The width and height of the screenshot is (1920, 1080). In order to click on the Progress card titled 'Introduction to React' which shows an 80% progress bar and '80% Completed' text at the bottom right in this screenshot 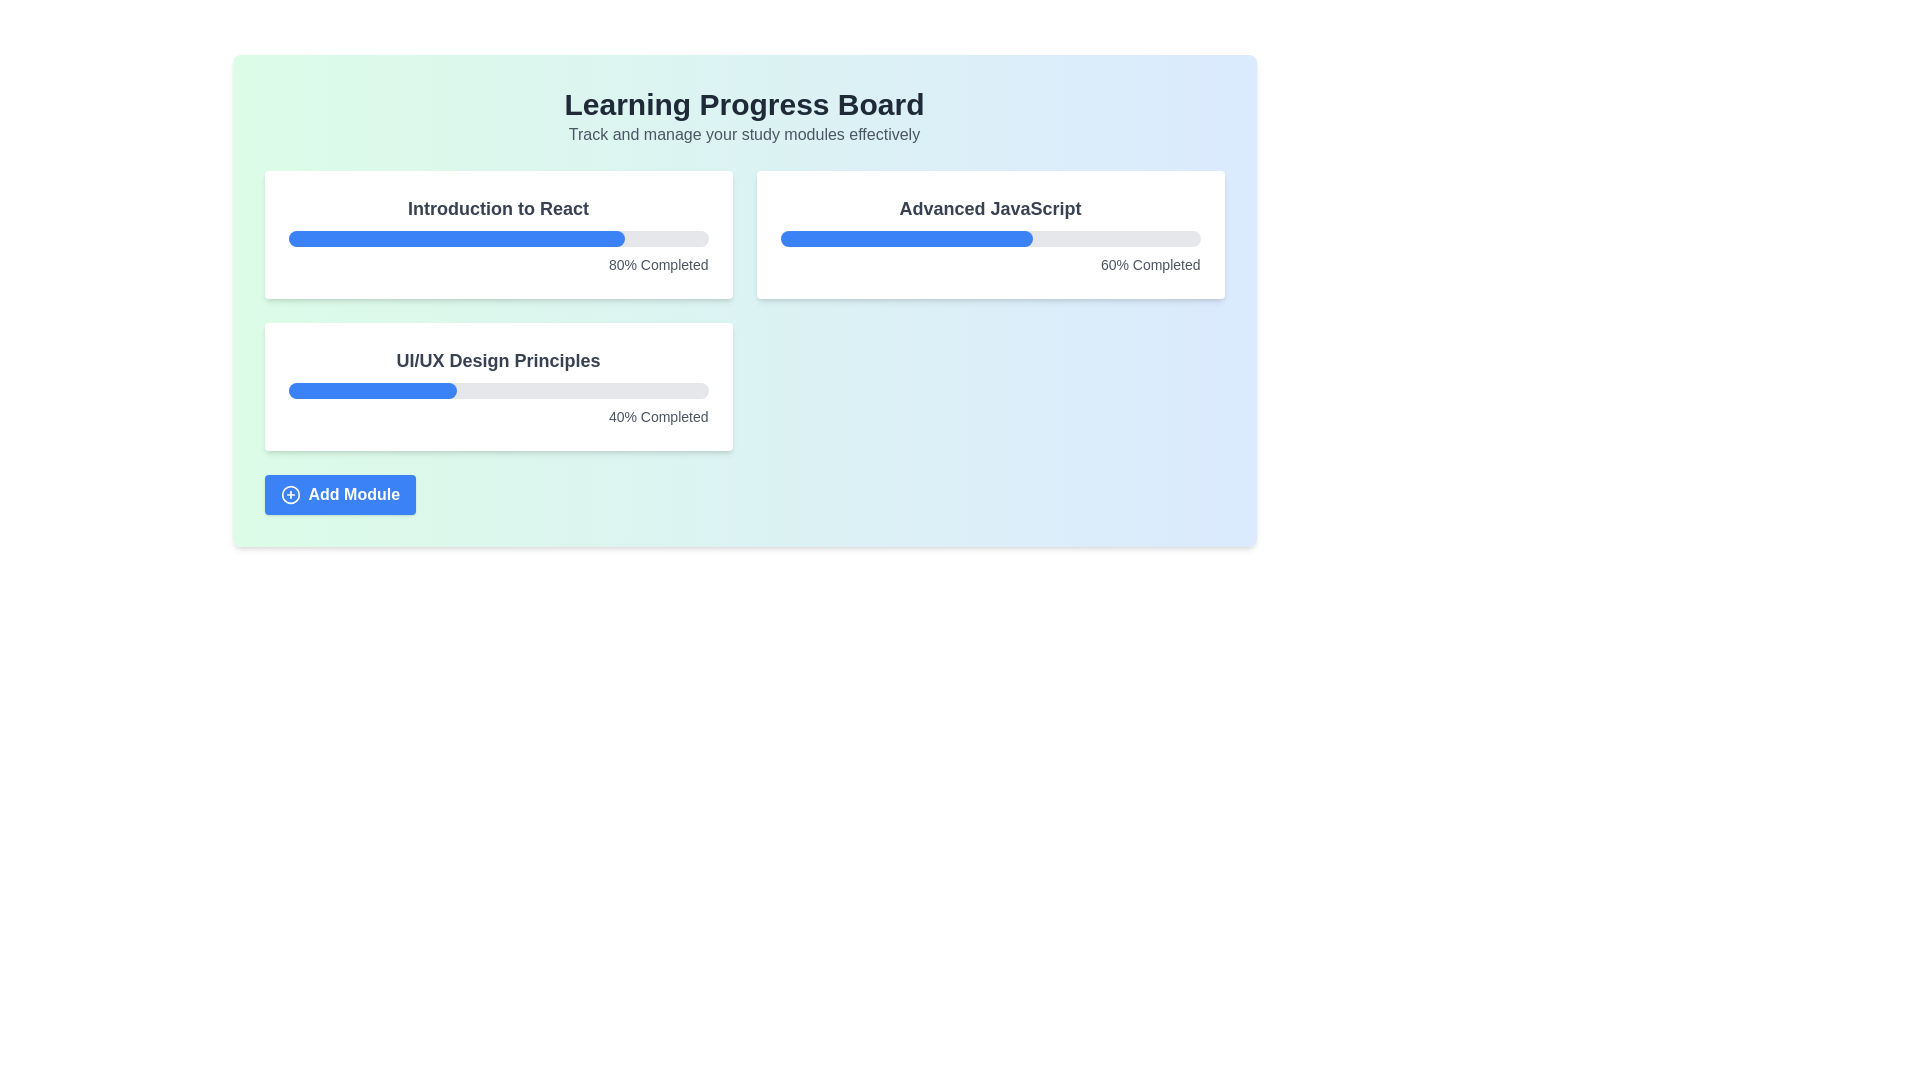, I will do `click(498, 234)`.